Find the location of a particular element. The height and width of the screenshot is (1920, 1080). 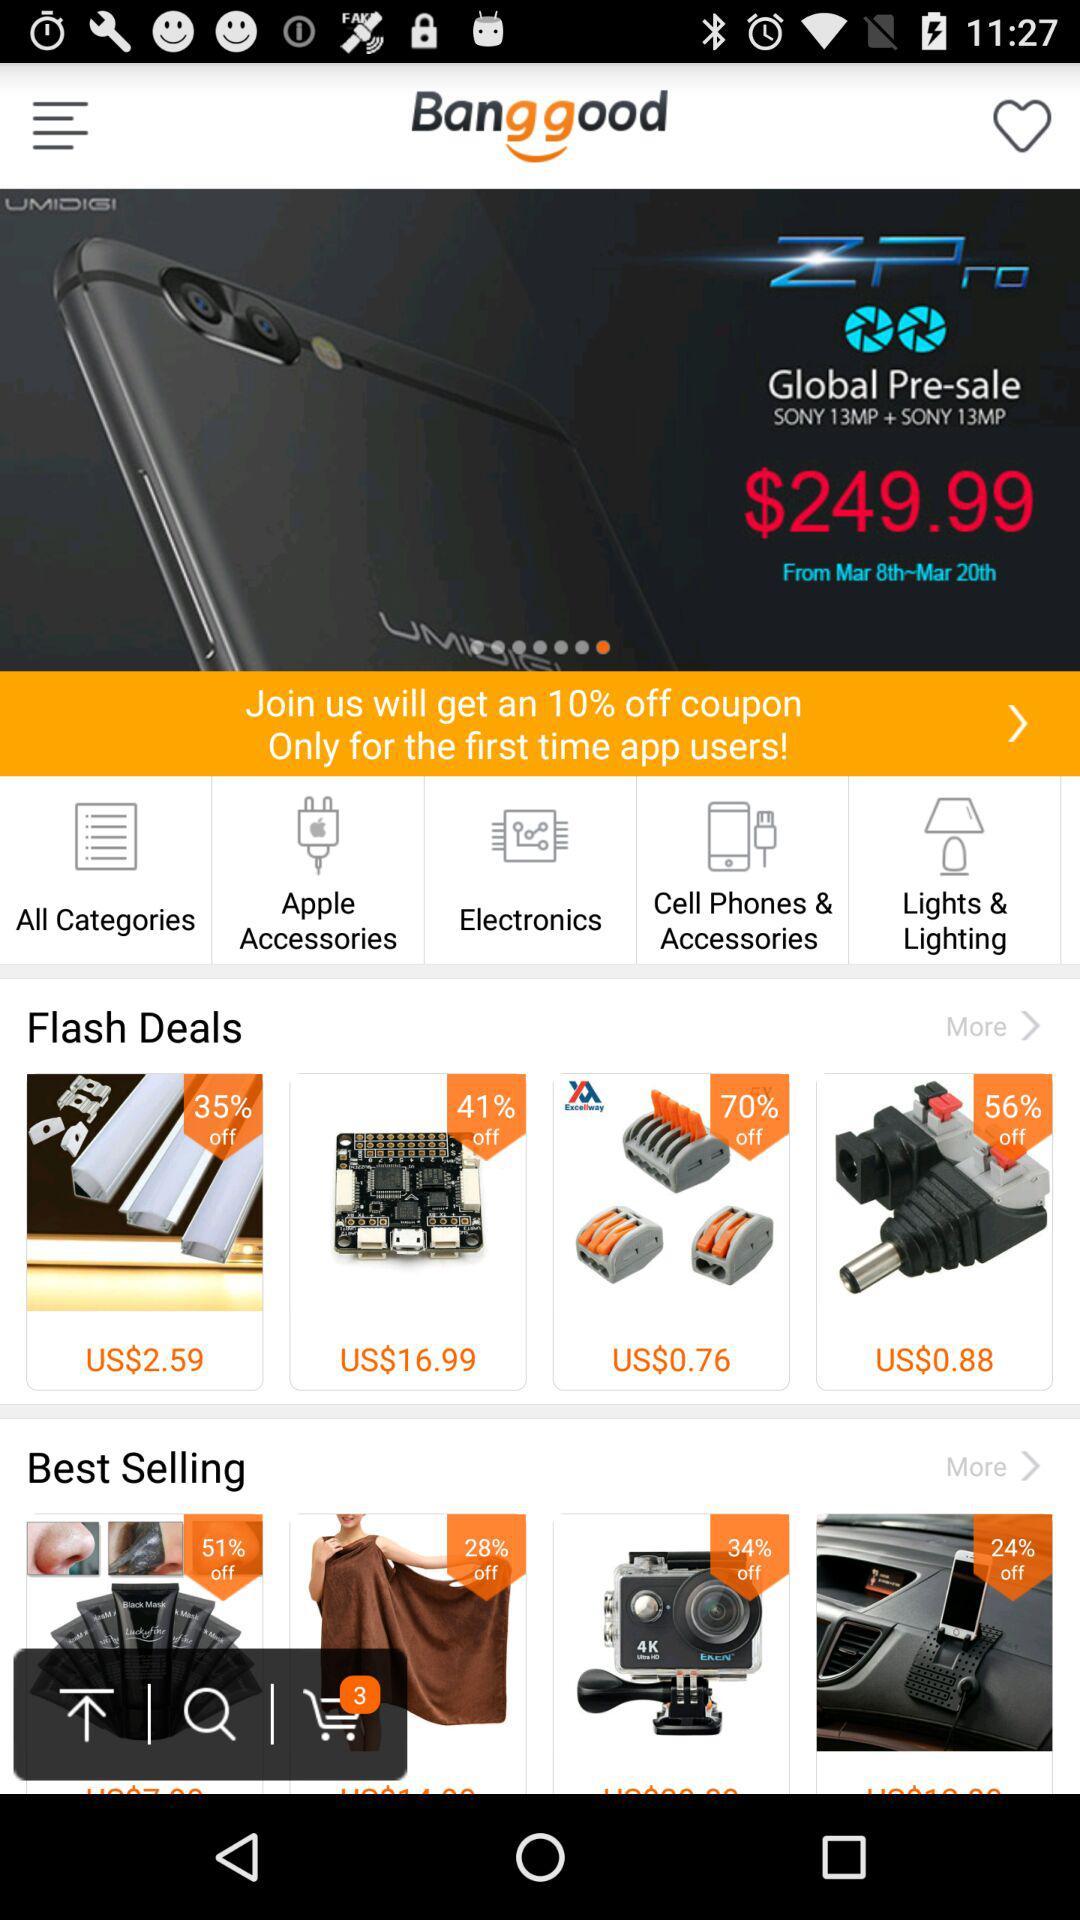

icon at the top left corner is located at coordinates (59, 124).